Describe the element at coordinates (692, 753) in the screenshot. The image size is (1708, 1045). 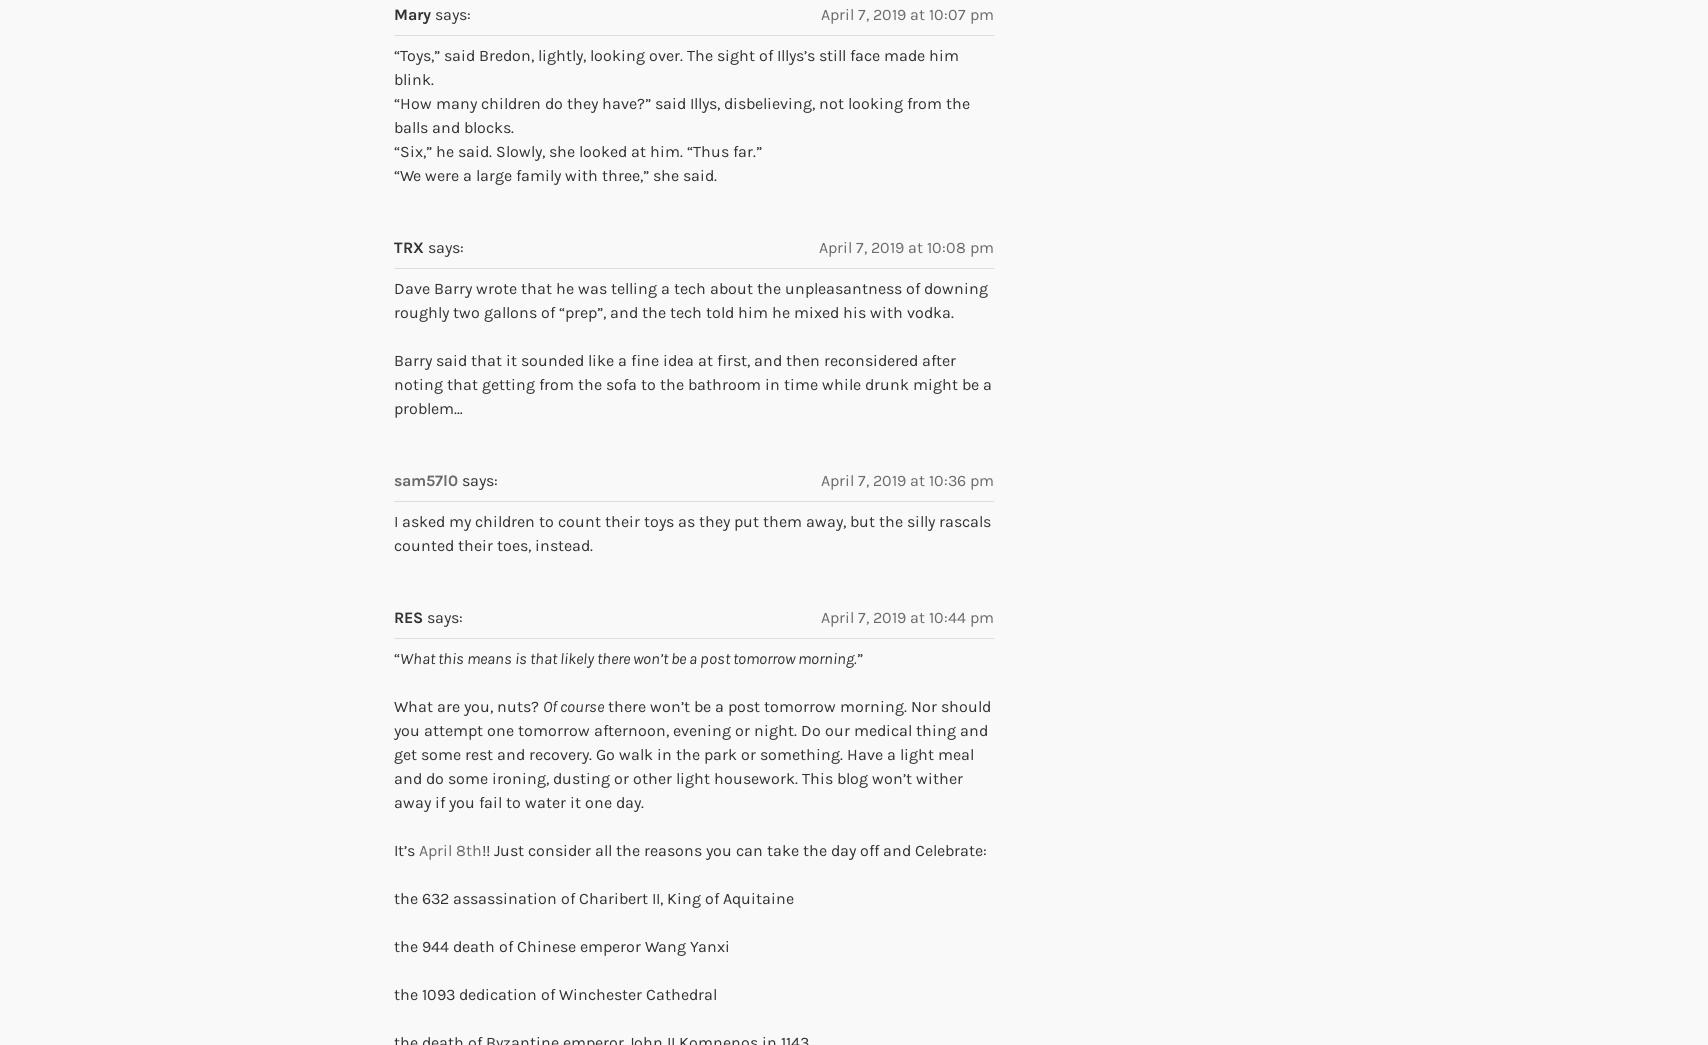
I see `'there won’t be a post tomorrow morning.  Nor should you attempt one tomorrow afternoon, evening or night.  Do our medical thing and get some rest and recovery.  Go walk in the park or something.  Have a light meal and do some ironing, dusting or other light housework.  This blog won’t wither away if you fail to water it one day.'` at that location.